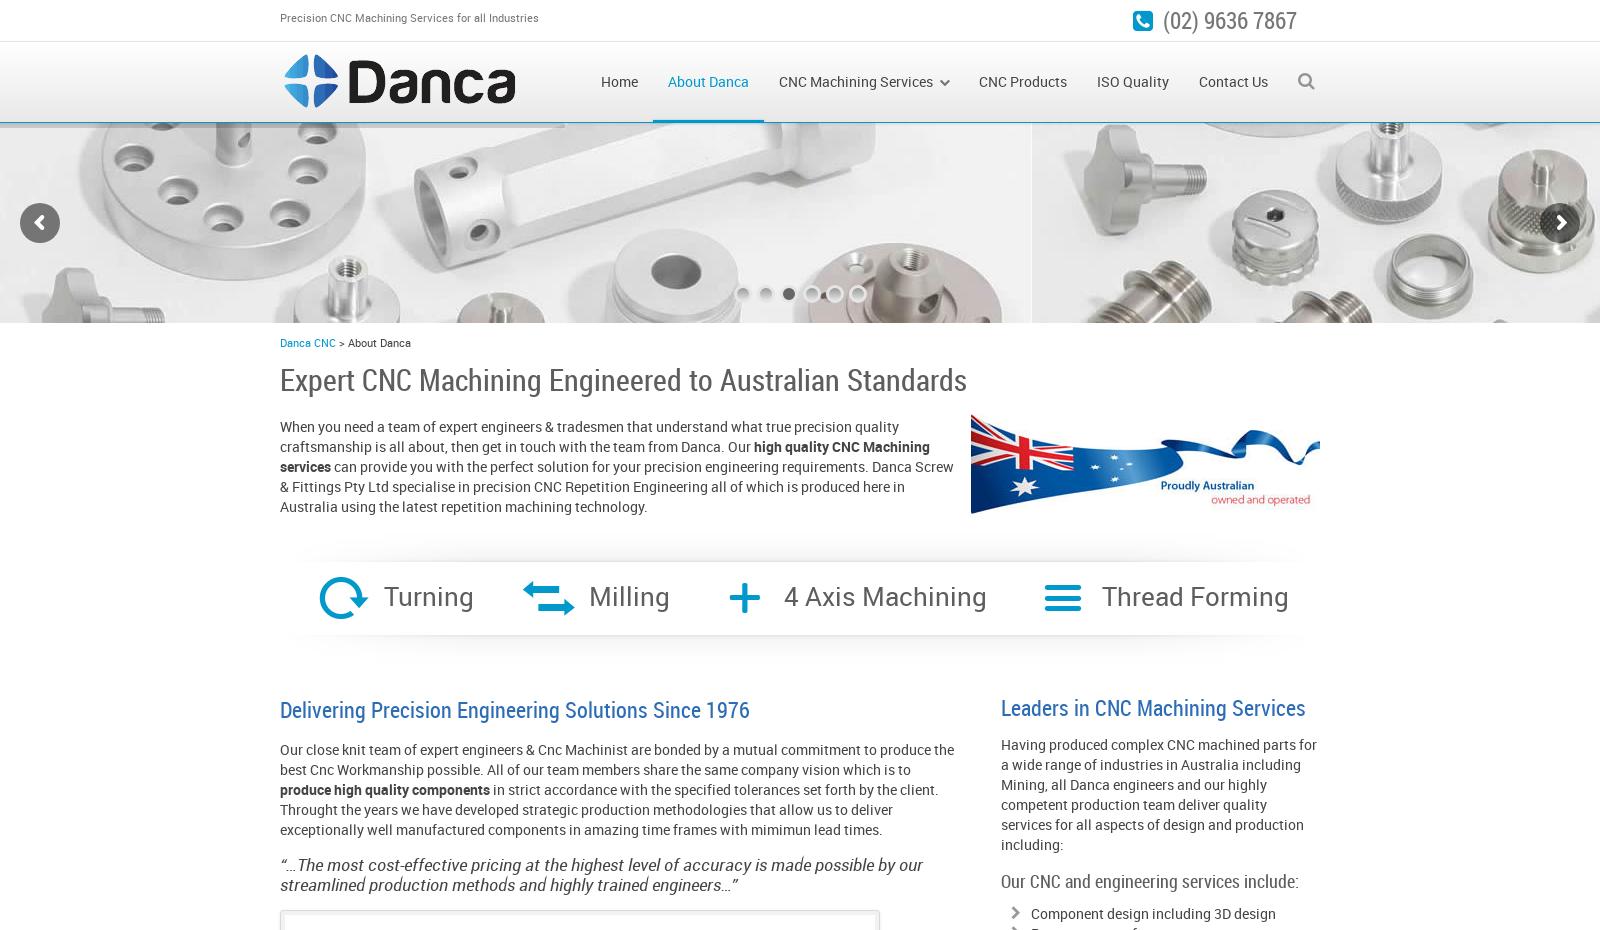 Image resolution: width=1600 pixels, height=930 pixels. I want to click on 'Our CNC and engineering services include:', so click(1150, 880).